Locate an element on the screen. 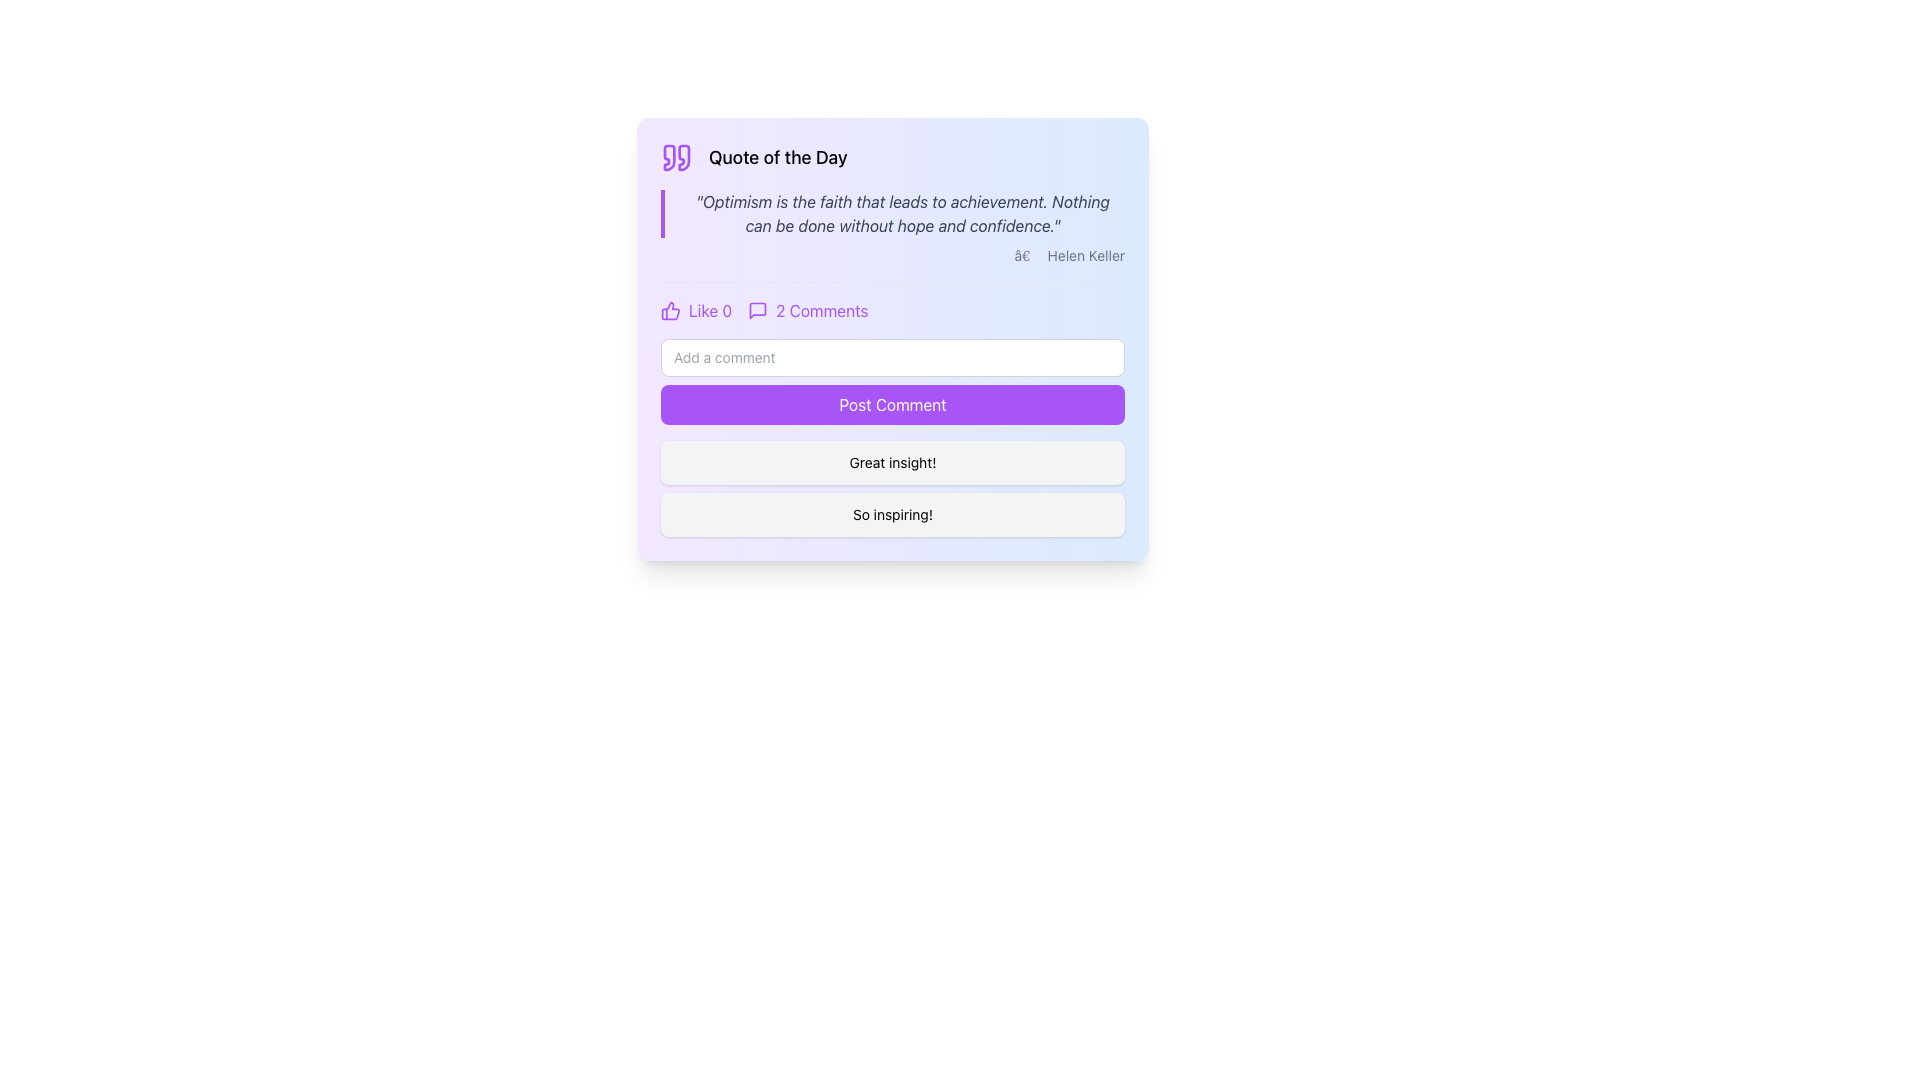 The image size is (1920, 1080). the button located below the 'Add a comment' text input field is located at coordinates (891, 405).